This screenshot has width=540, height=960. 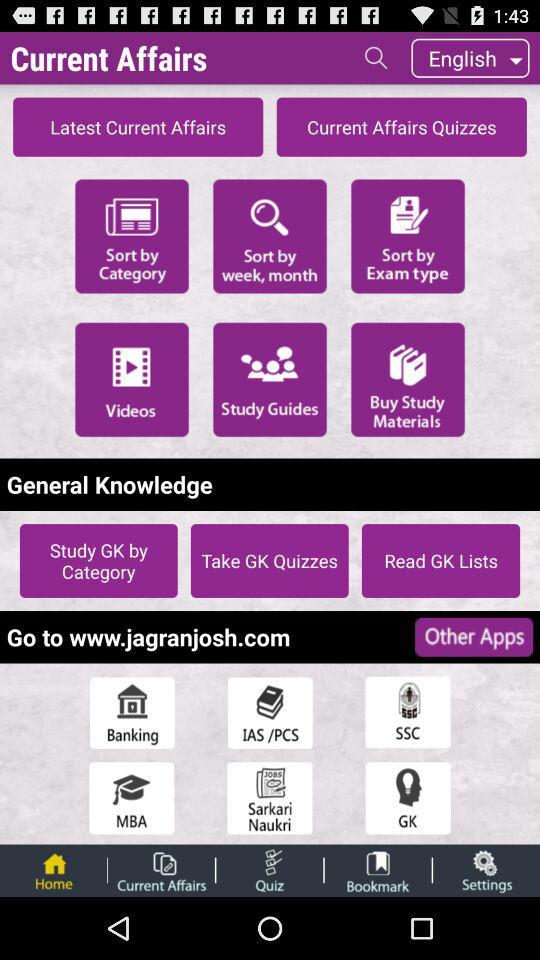 I want to click on search current affairs, so click(x=376, y=56).